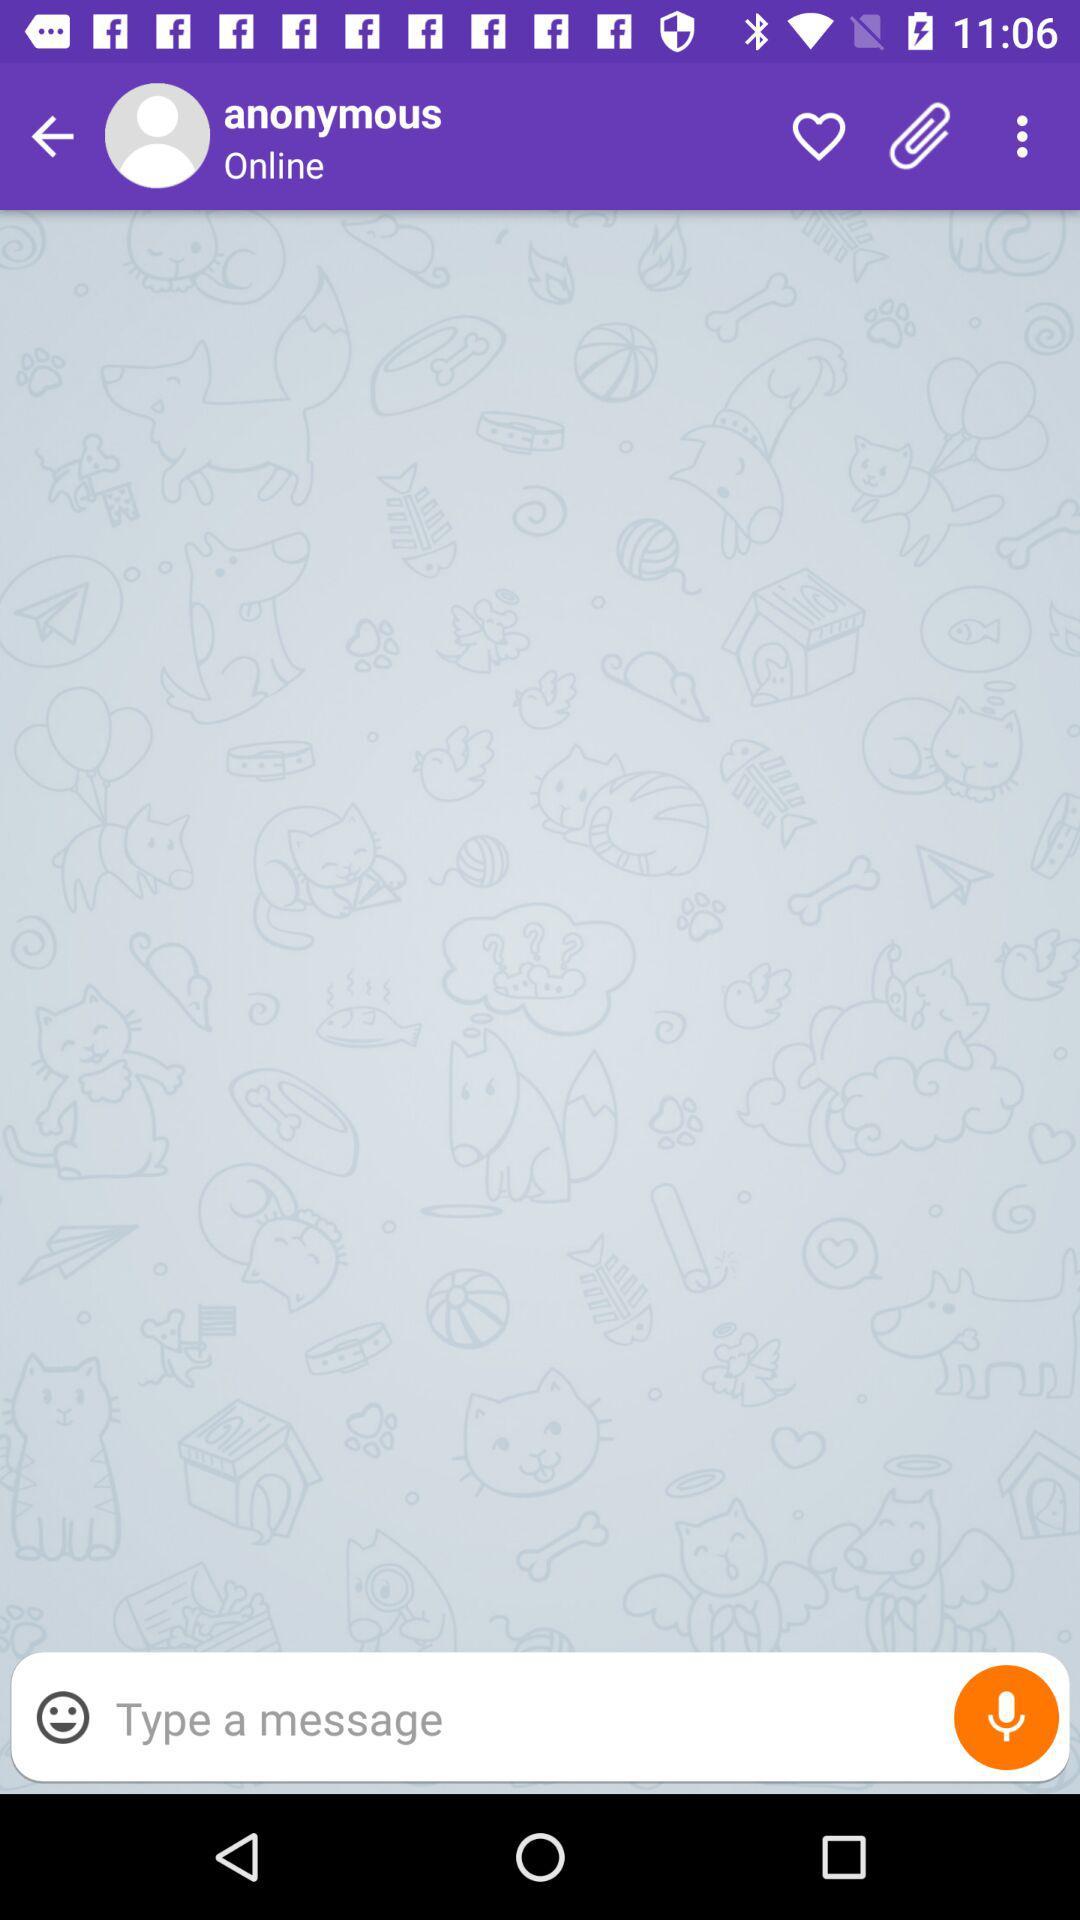 The height and width of the screenshot is (1920, 1080). What do you see at coordinates (1006, 1716) in the screenshot?
I see `item at the bottom right corner` at bounding box center [1006, 1716].